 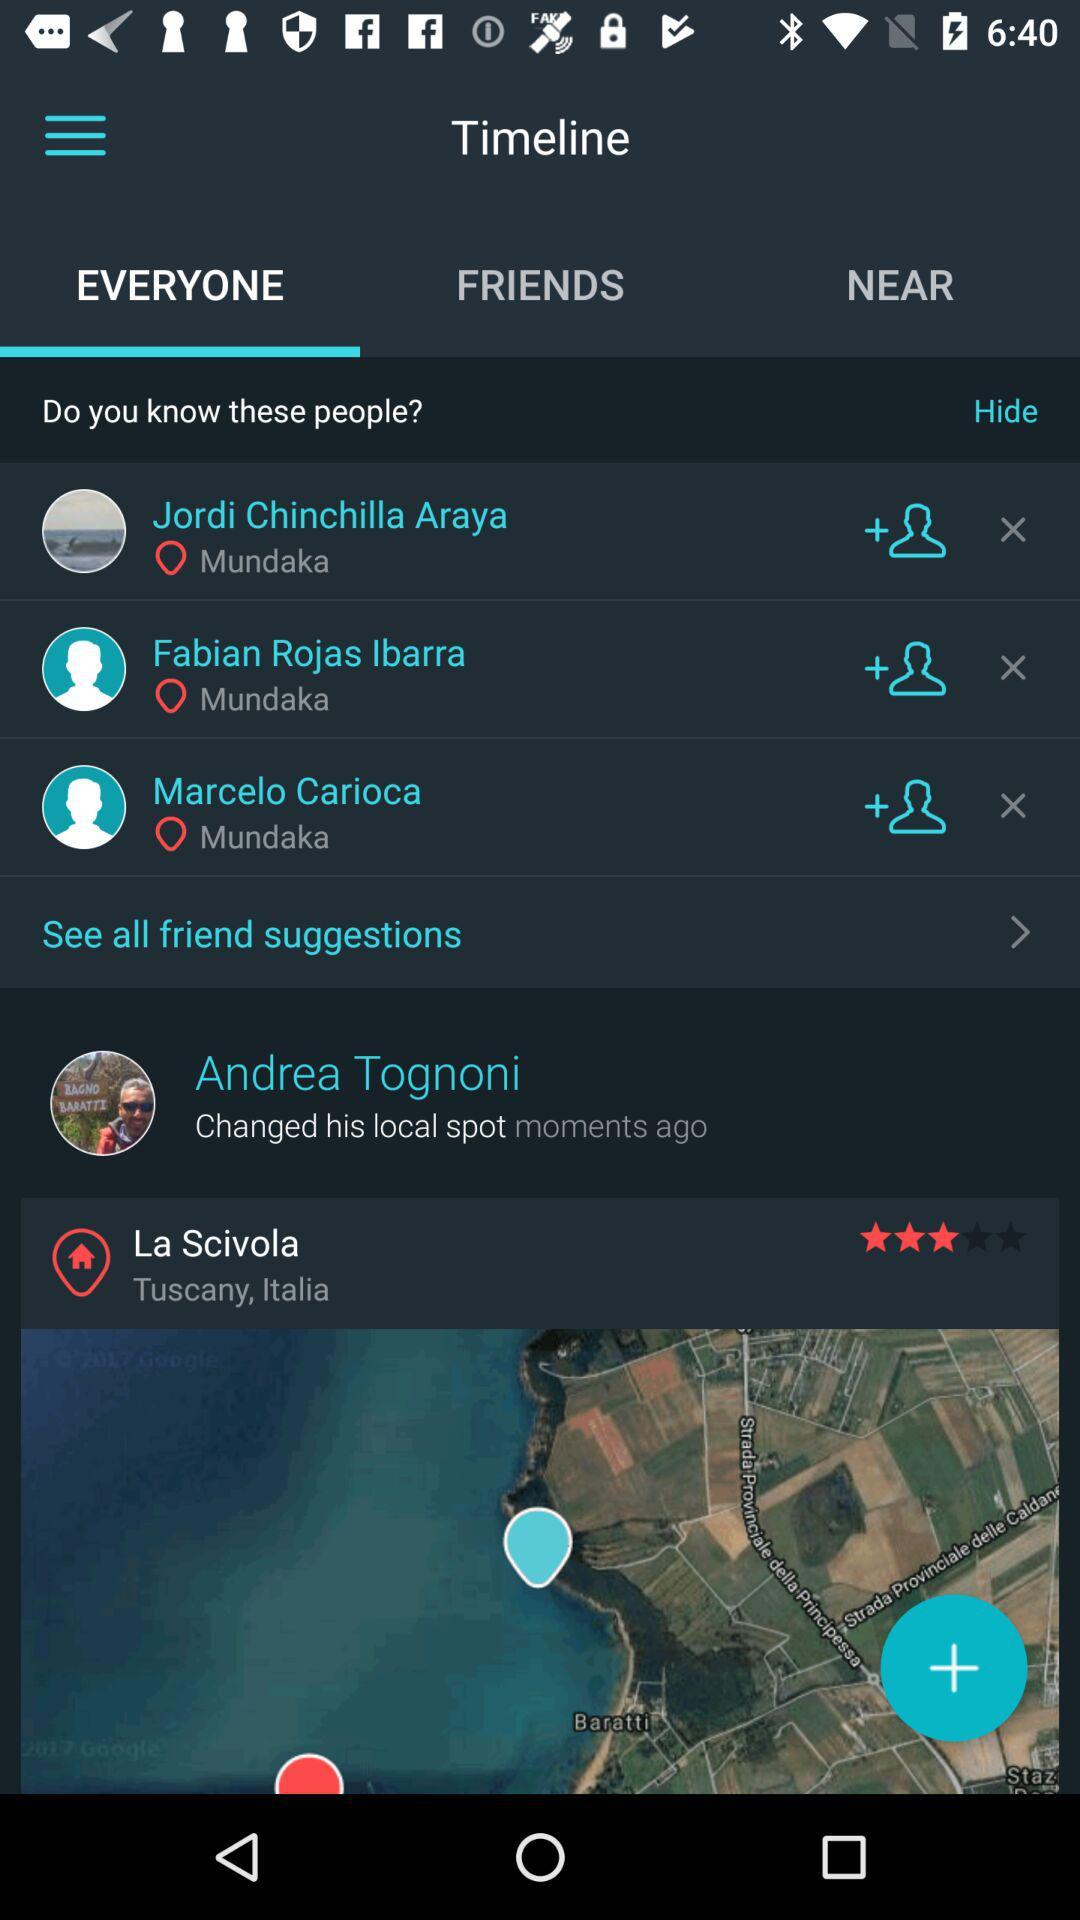 I want to click on as friend, so click(x=905, y=667).